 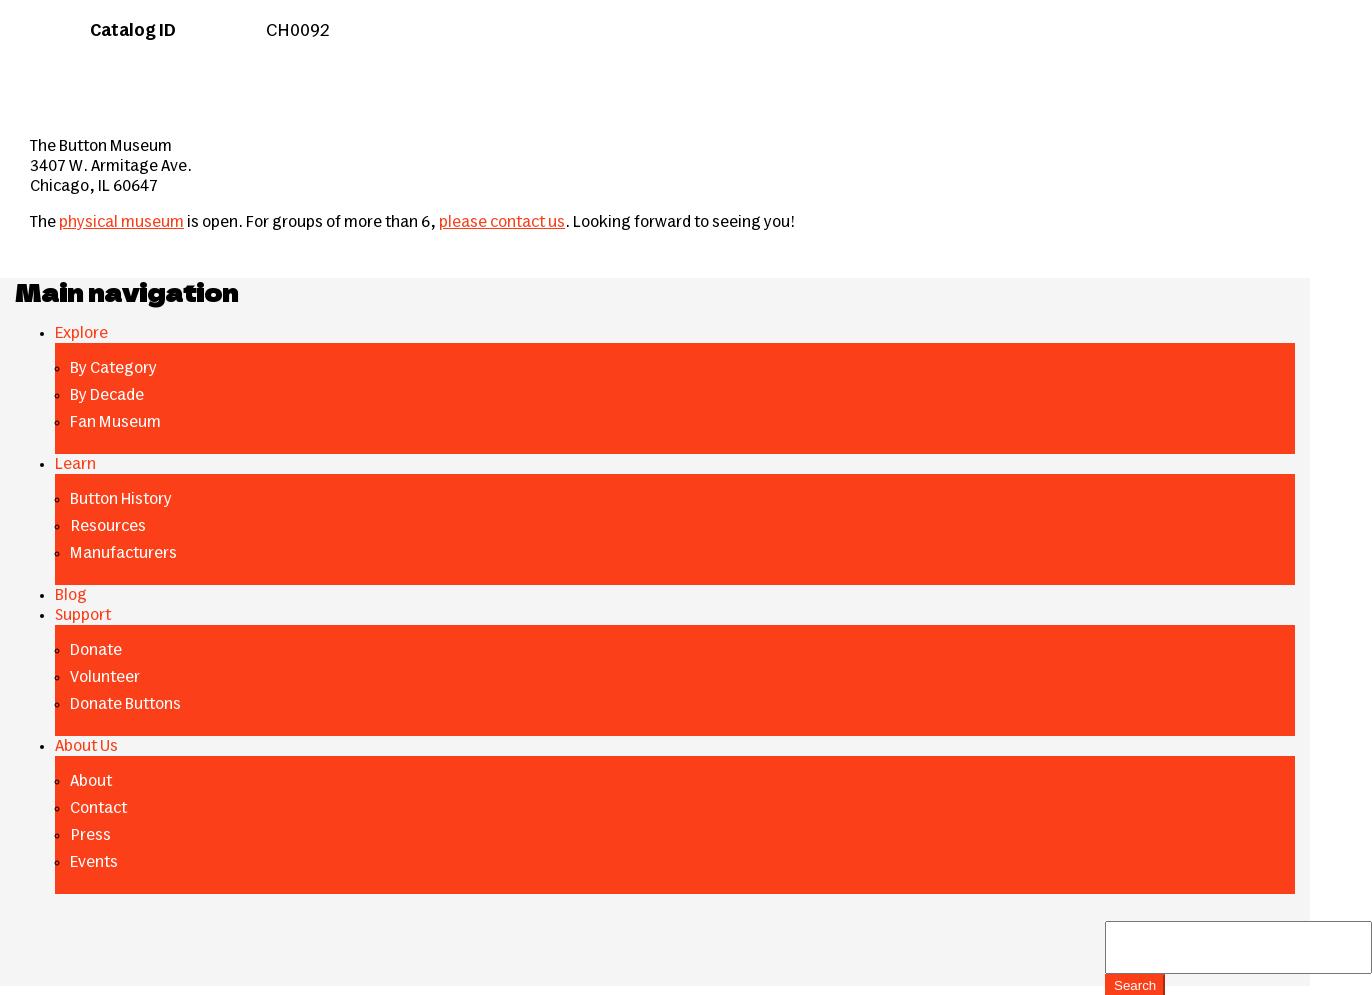 I want to click on 'Manufacturers', so click(x=123, y=553).